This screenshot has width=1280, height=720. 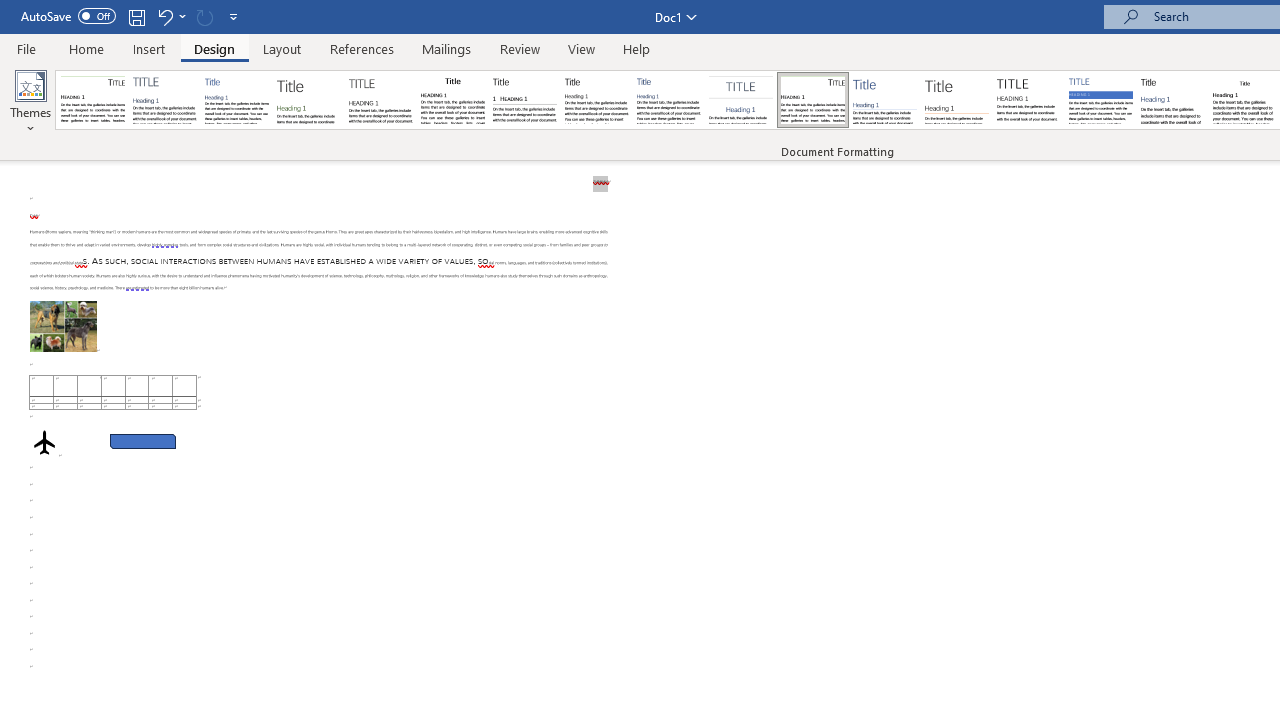 I want to click on 'Black & White (Capitalized)', so click(x=381, y=100).